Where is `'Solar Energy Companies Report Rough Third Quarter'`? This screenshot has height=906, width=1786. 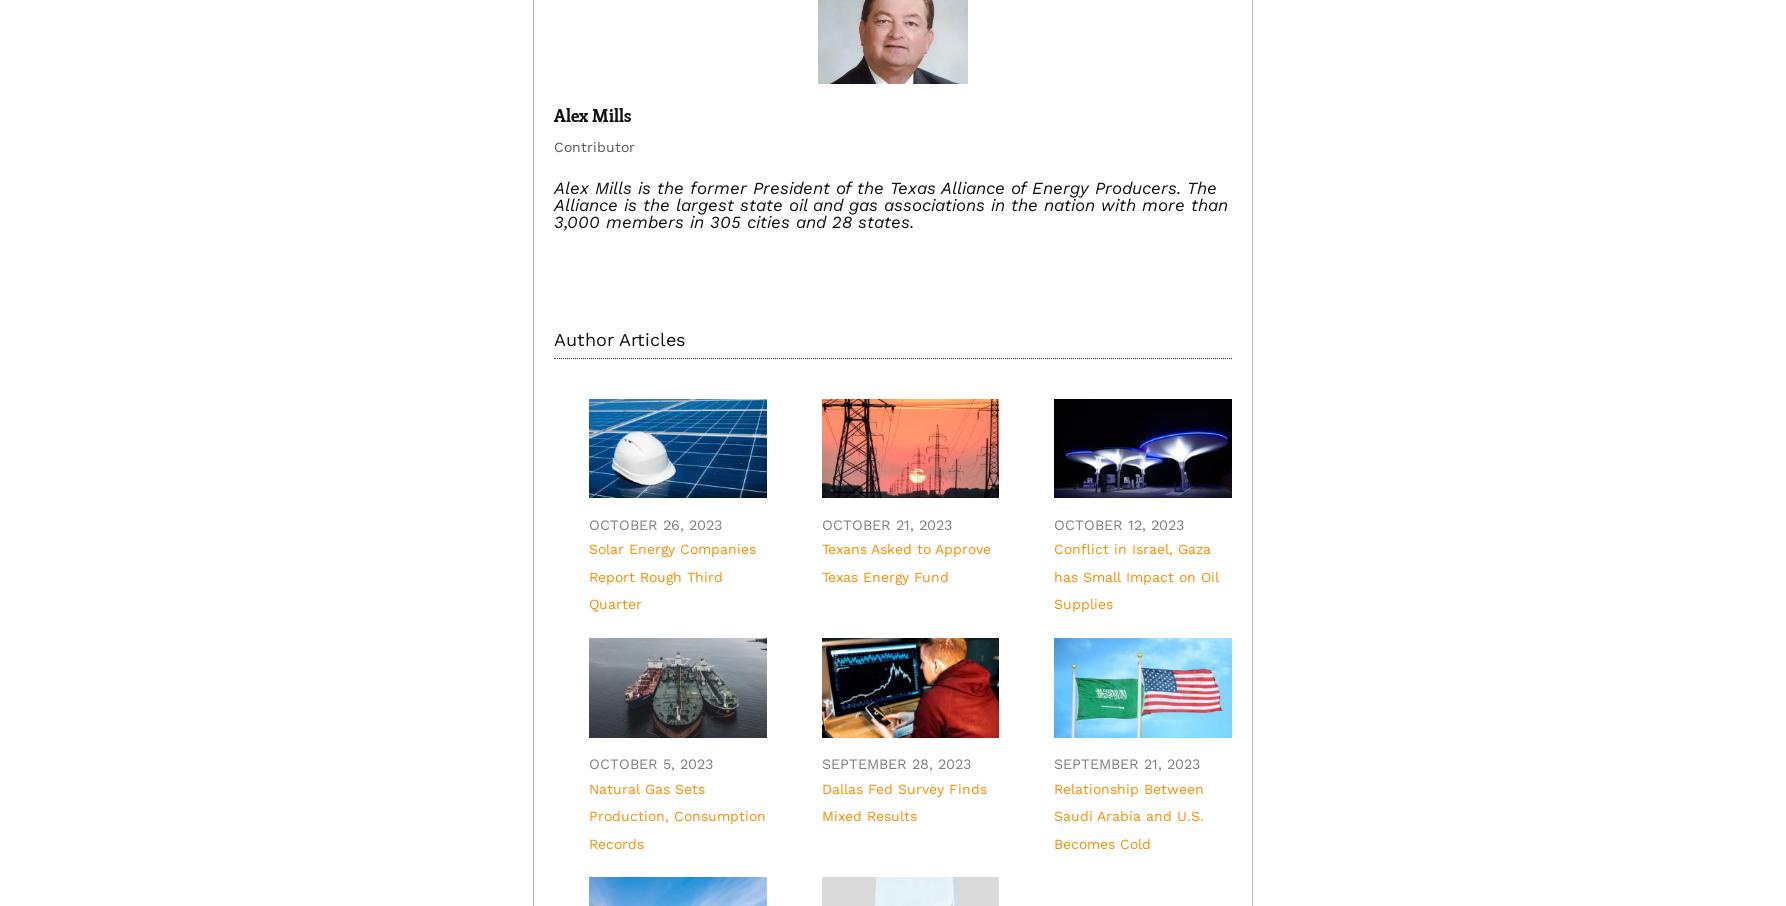 'Solar Energy Companies Report Rough Third Quarter' is located at coordinates (671, 575).